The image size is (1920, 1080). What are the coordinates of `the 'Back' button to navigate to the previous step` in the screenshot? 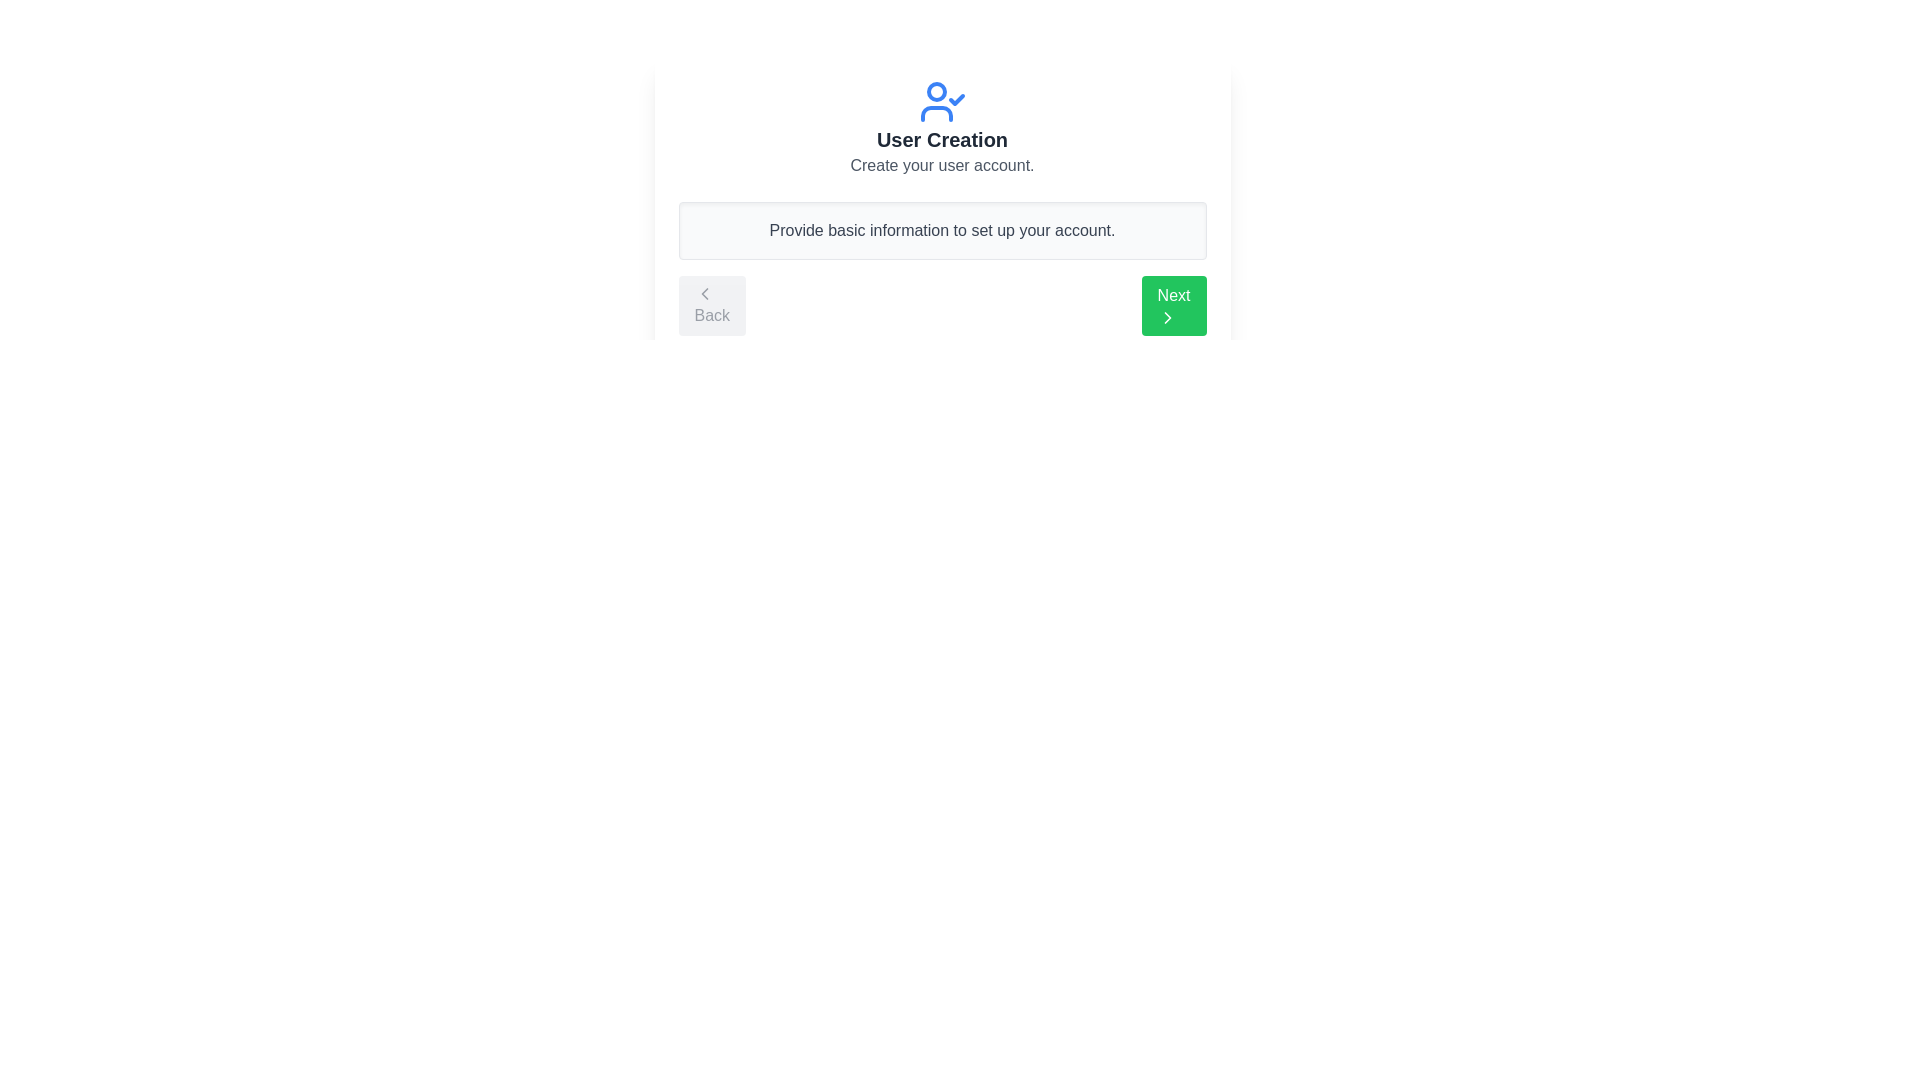 It's located at (711, 305).